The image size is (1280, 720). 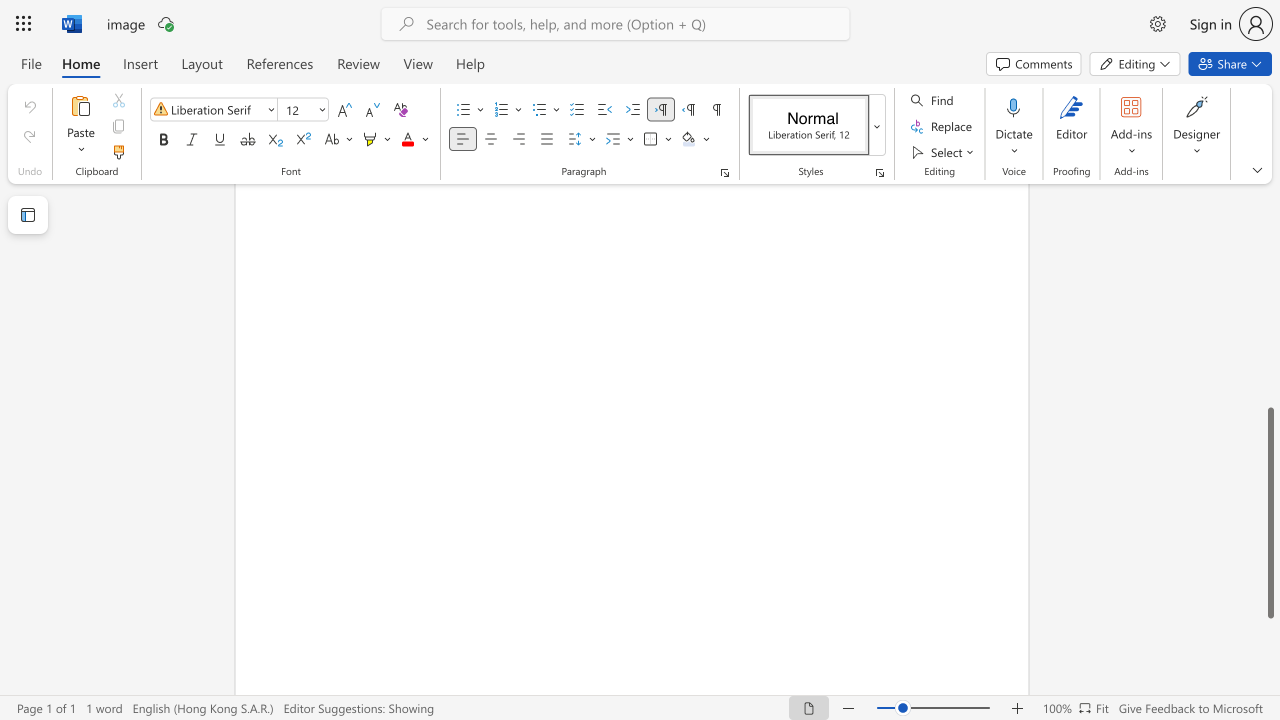 I want to click on the scrollbar and move up 310 pixels, so click(x=1269, y=512).